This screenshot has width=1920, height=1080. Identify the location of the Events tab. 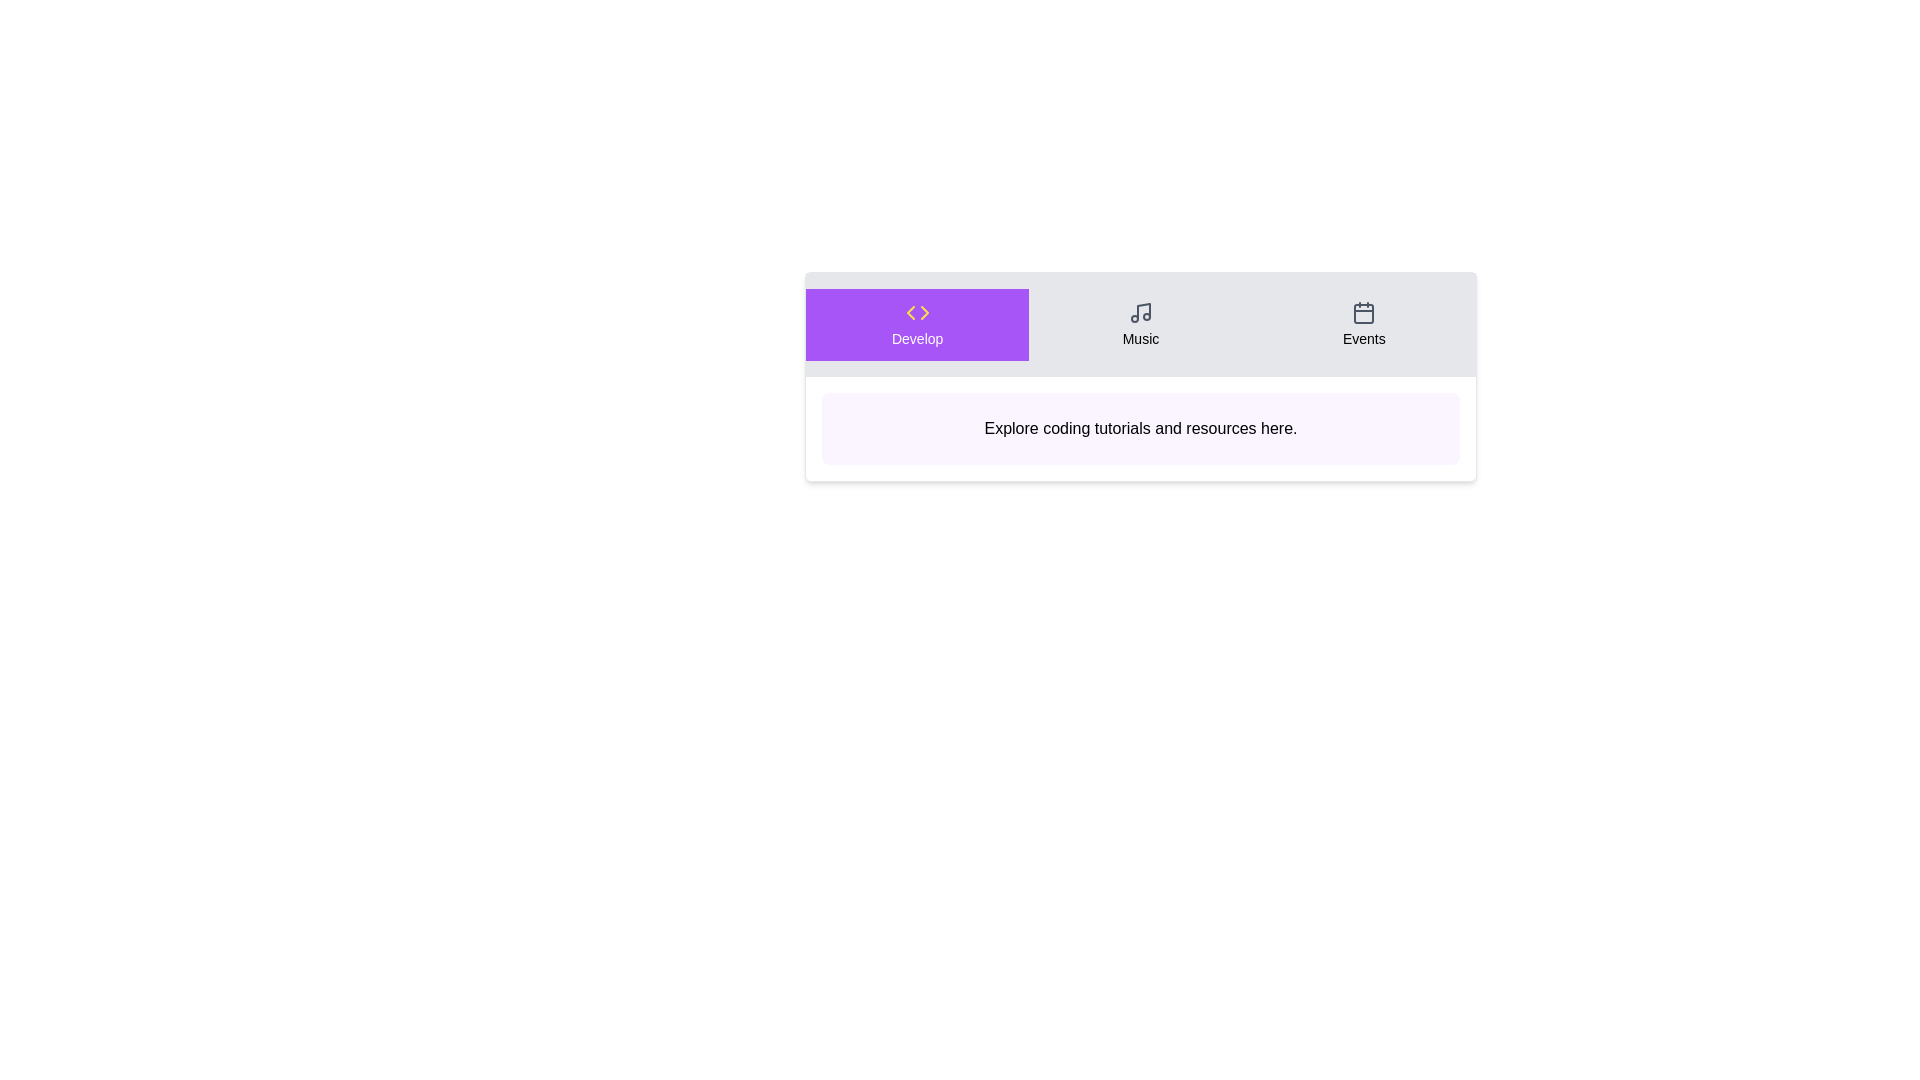
(1363, 323).